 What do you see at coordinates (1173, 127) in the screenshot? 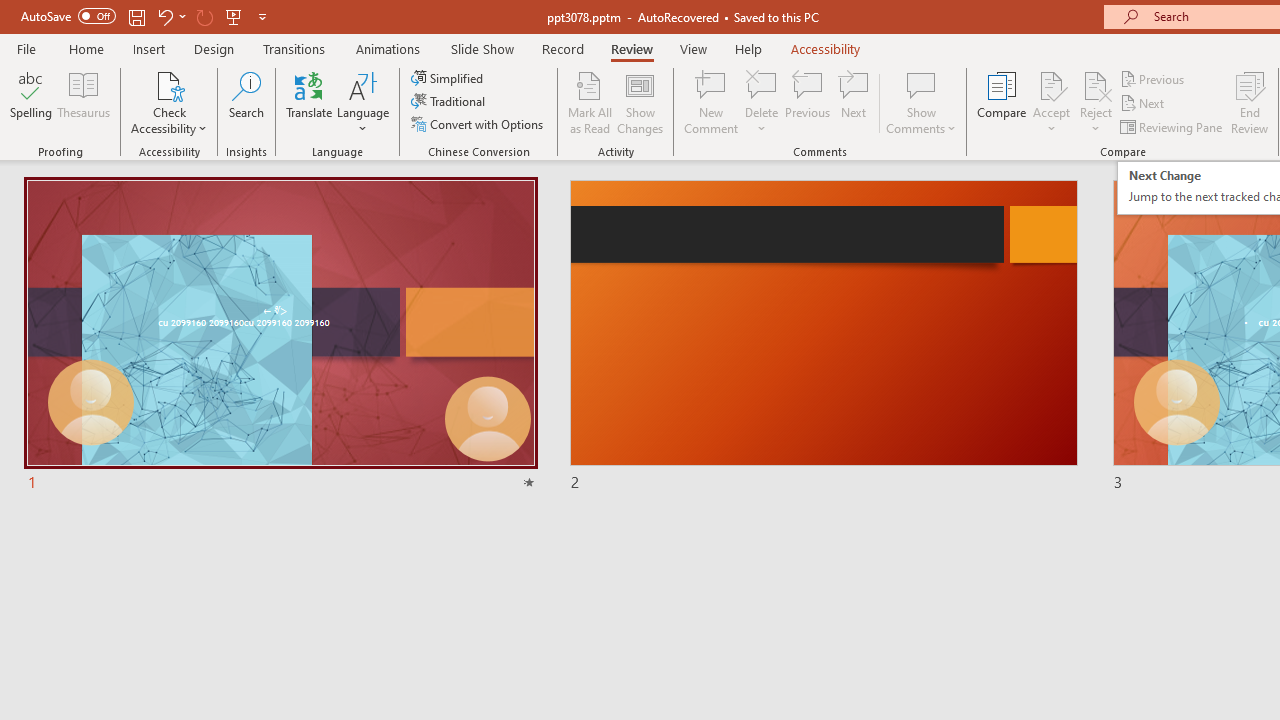
I see `'Reviewing Pane'` at bounding box center [1173, 127].